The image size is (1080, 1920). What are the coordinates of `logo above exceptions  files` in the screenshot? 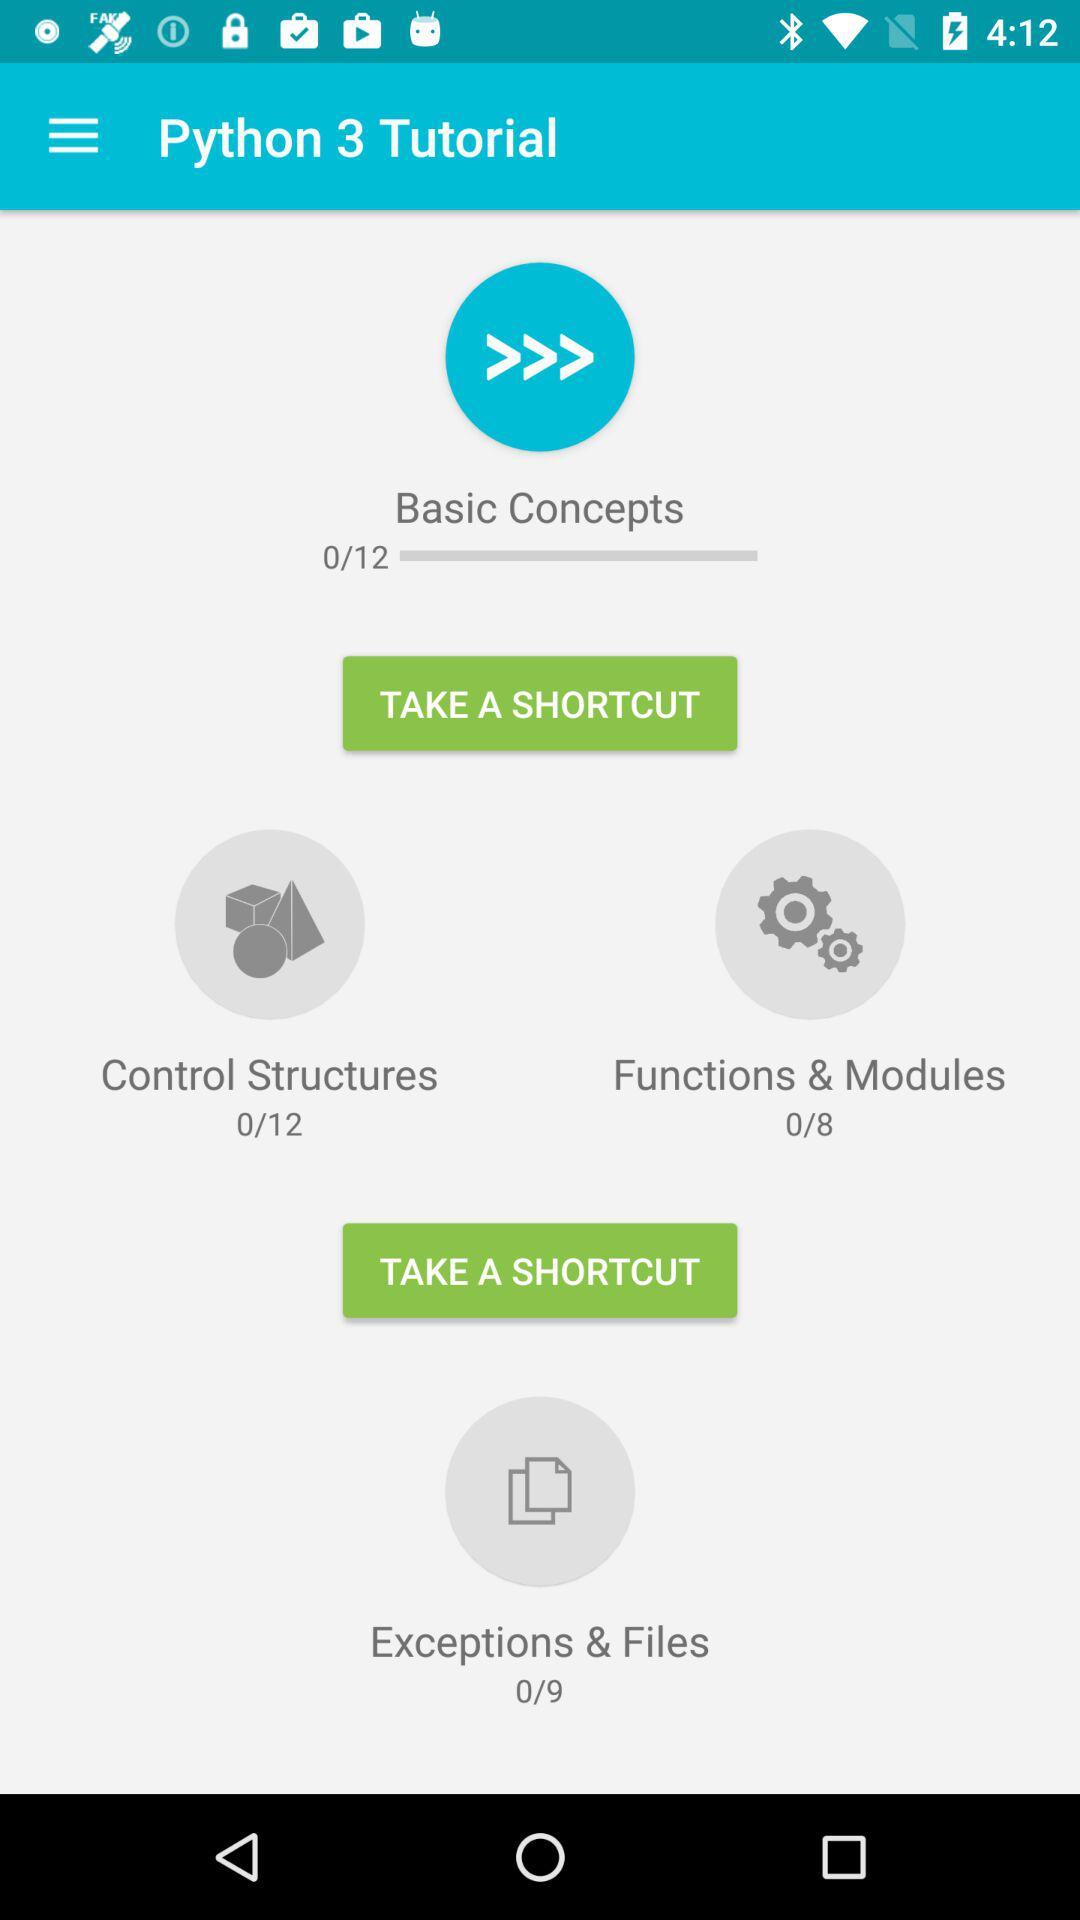 It's located at (540, 1491).